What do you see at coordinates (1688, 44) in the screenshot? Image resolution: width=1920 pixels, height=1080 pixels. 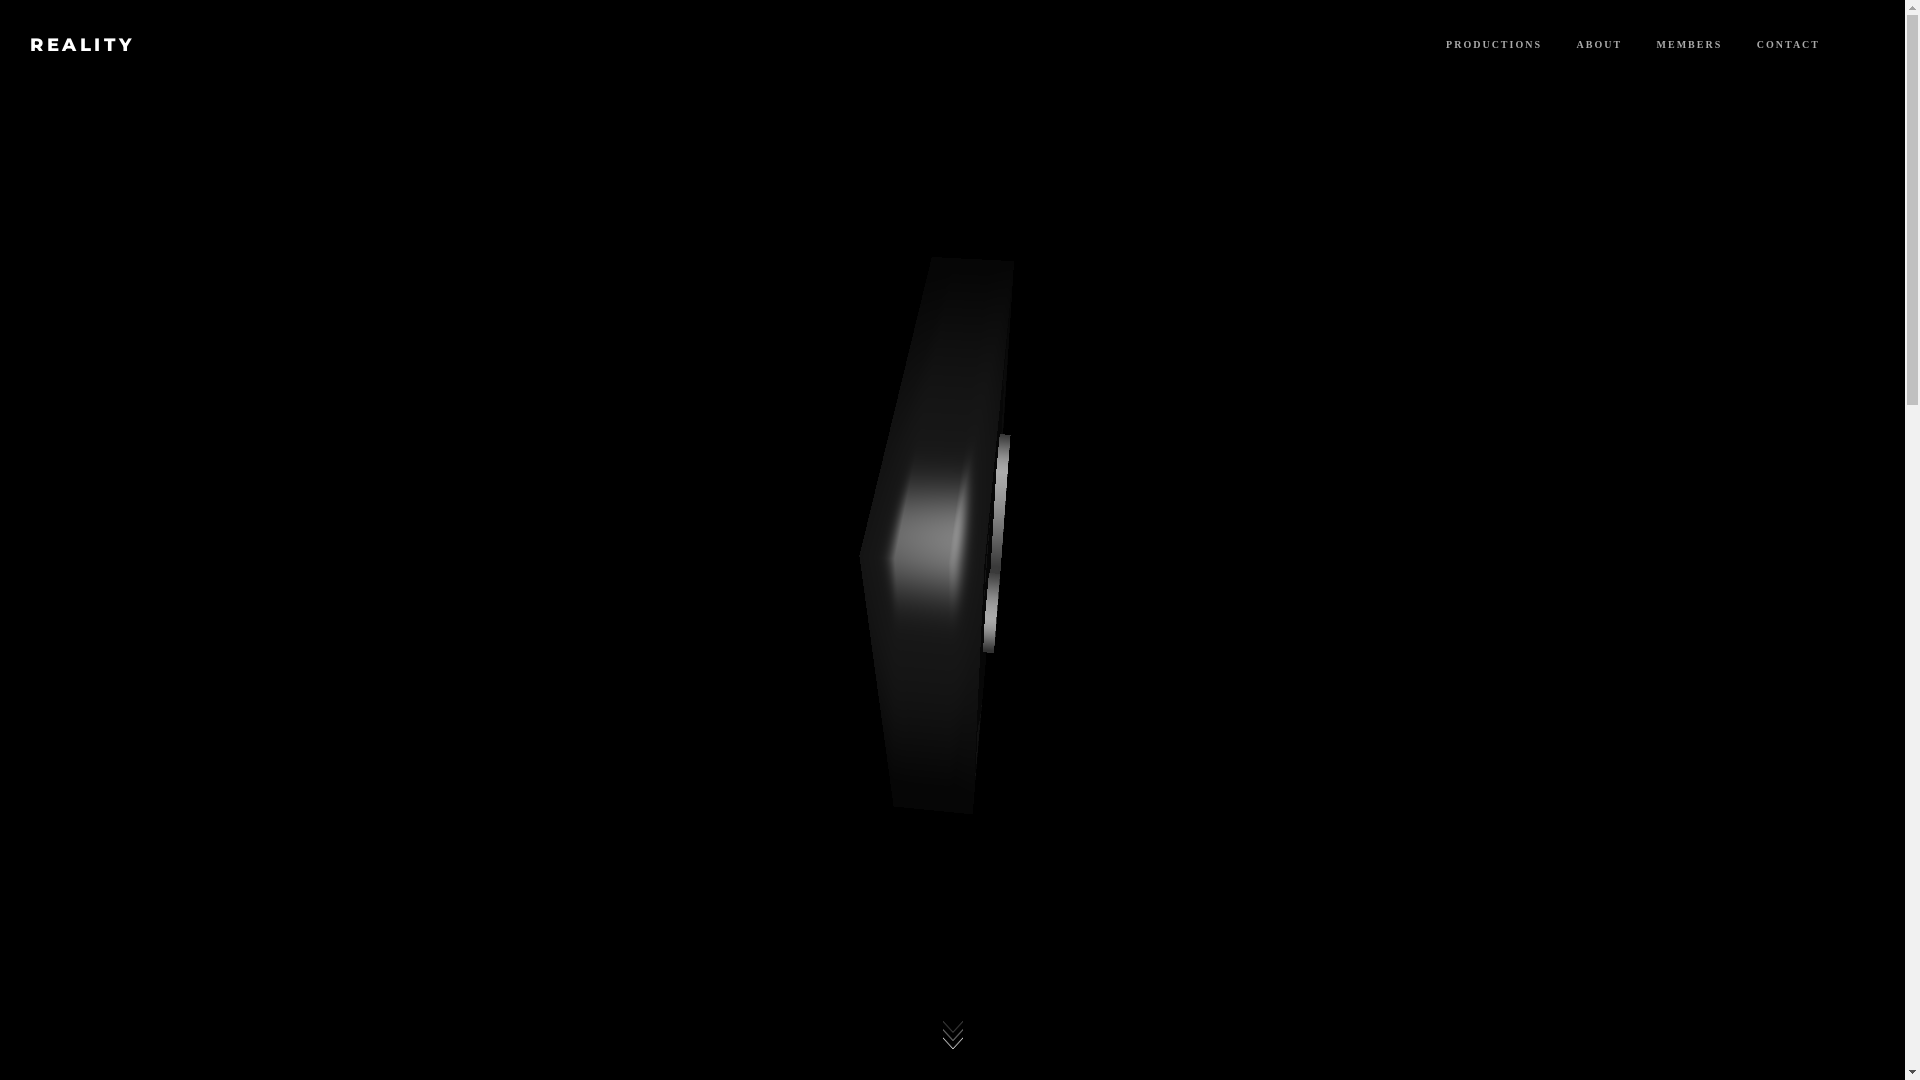 I see `'MEMBERS'` at bounding box center [1688, 44].